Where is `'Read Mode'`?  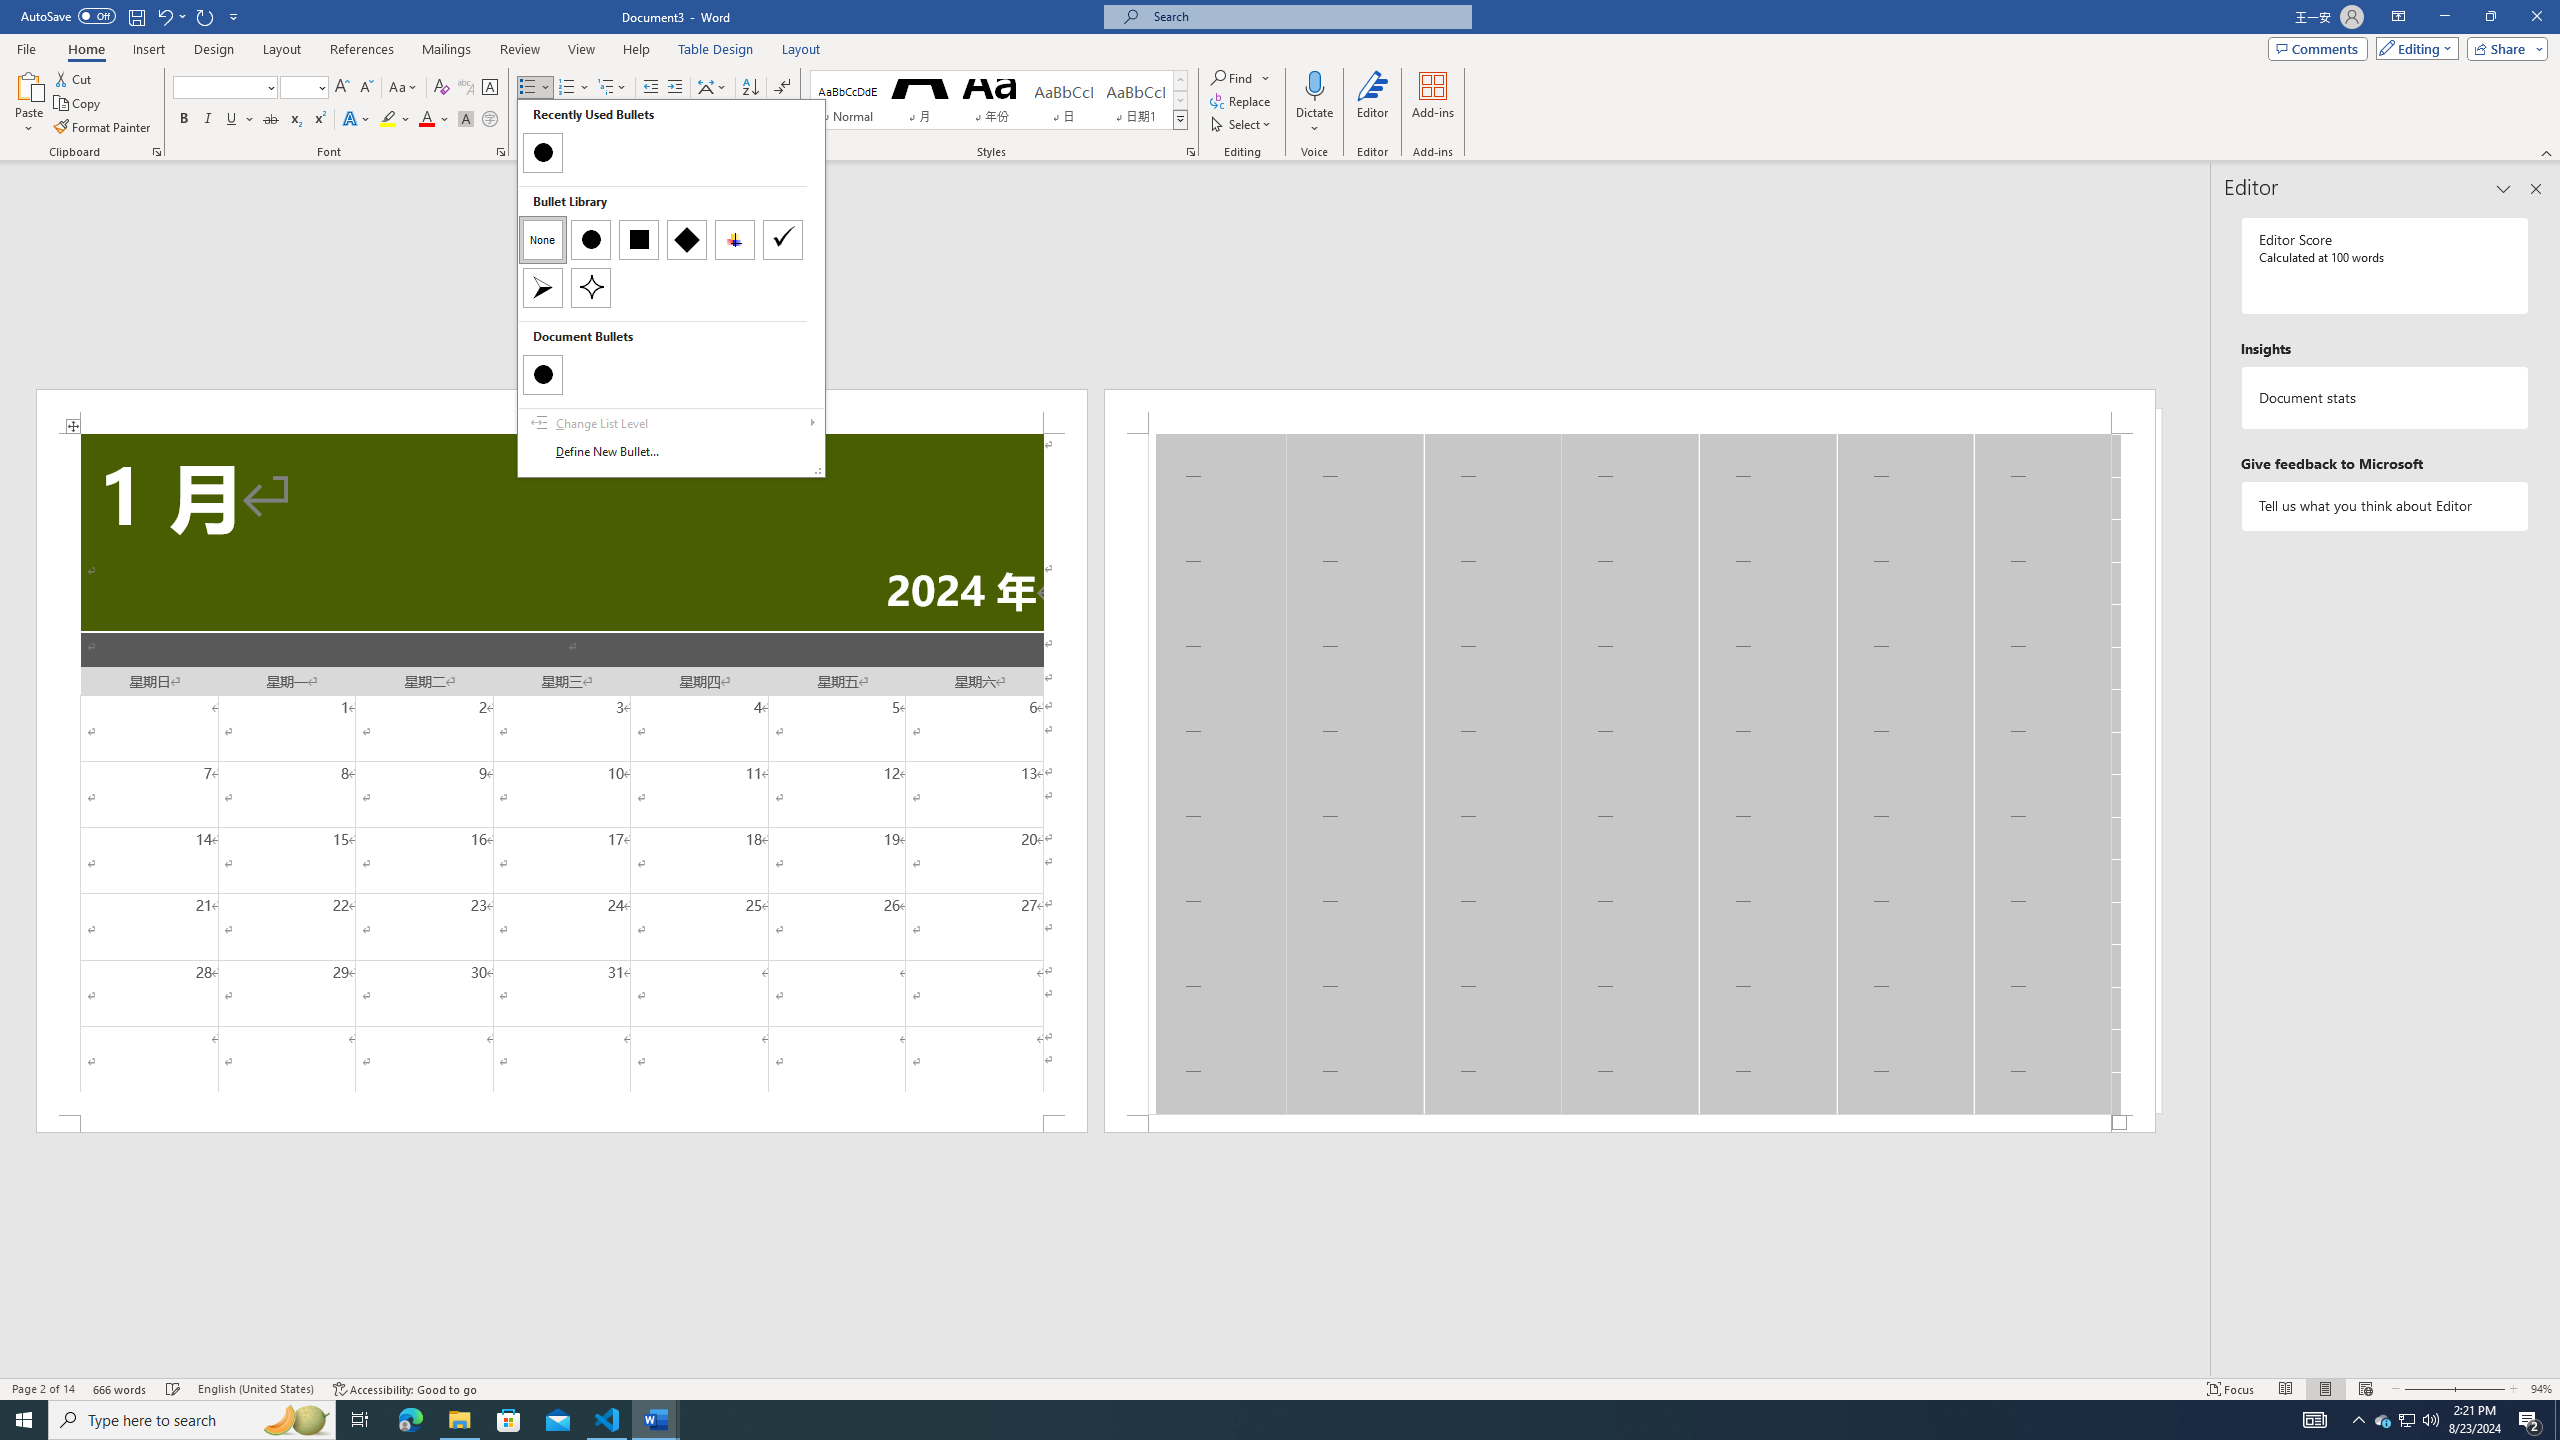
'Read Mode' is located at coordinates (2286, 1389).